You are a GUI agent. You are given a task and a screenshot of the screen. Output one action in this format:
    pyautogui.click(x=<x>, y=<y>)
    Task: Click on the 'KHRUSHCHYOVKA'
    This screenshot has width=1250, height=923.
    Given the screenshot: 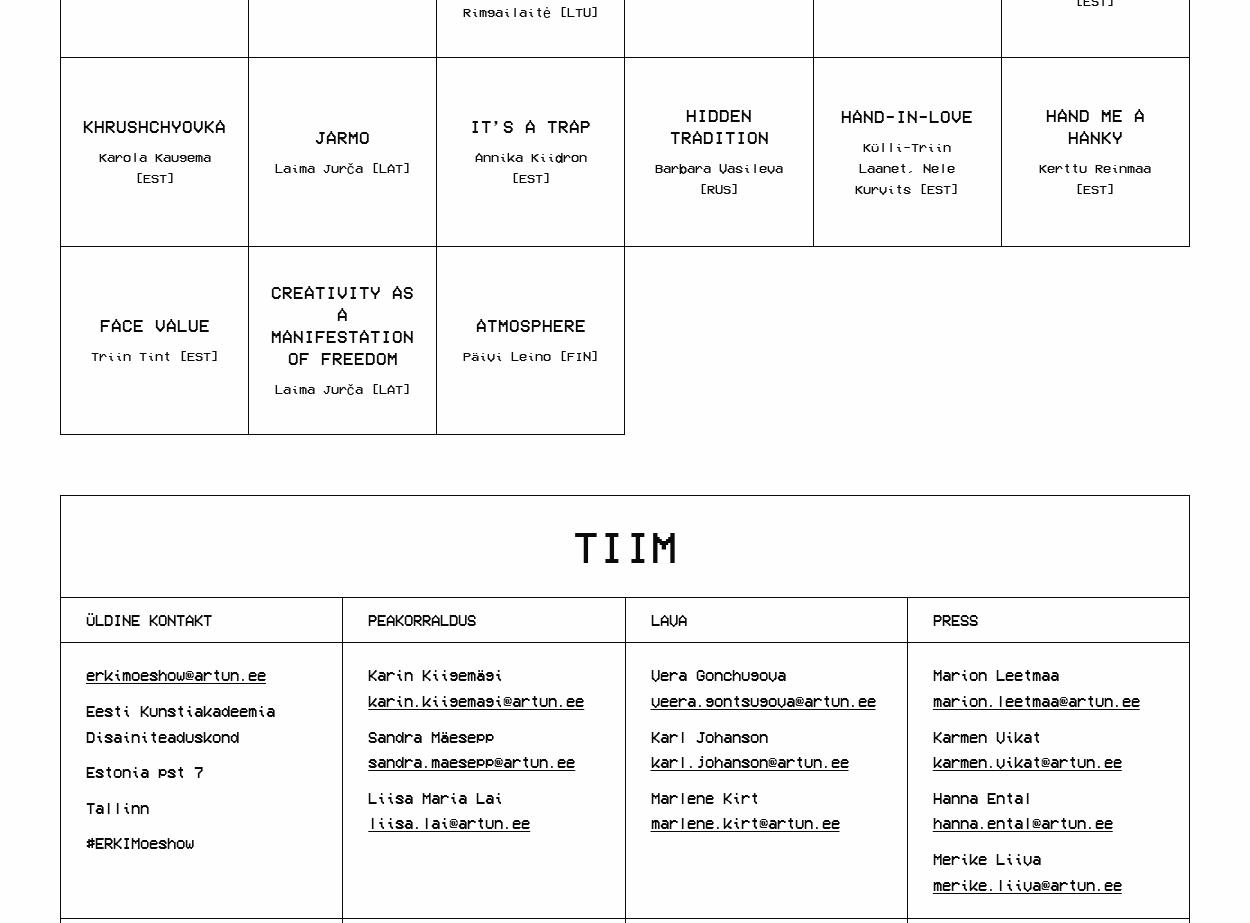 What is the action you would take?
    pyautogui.click(x=154, y=125)
    